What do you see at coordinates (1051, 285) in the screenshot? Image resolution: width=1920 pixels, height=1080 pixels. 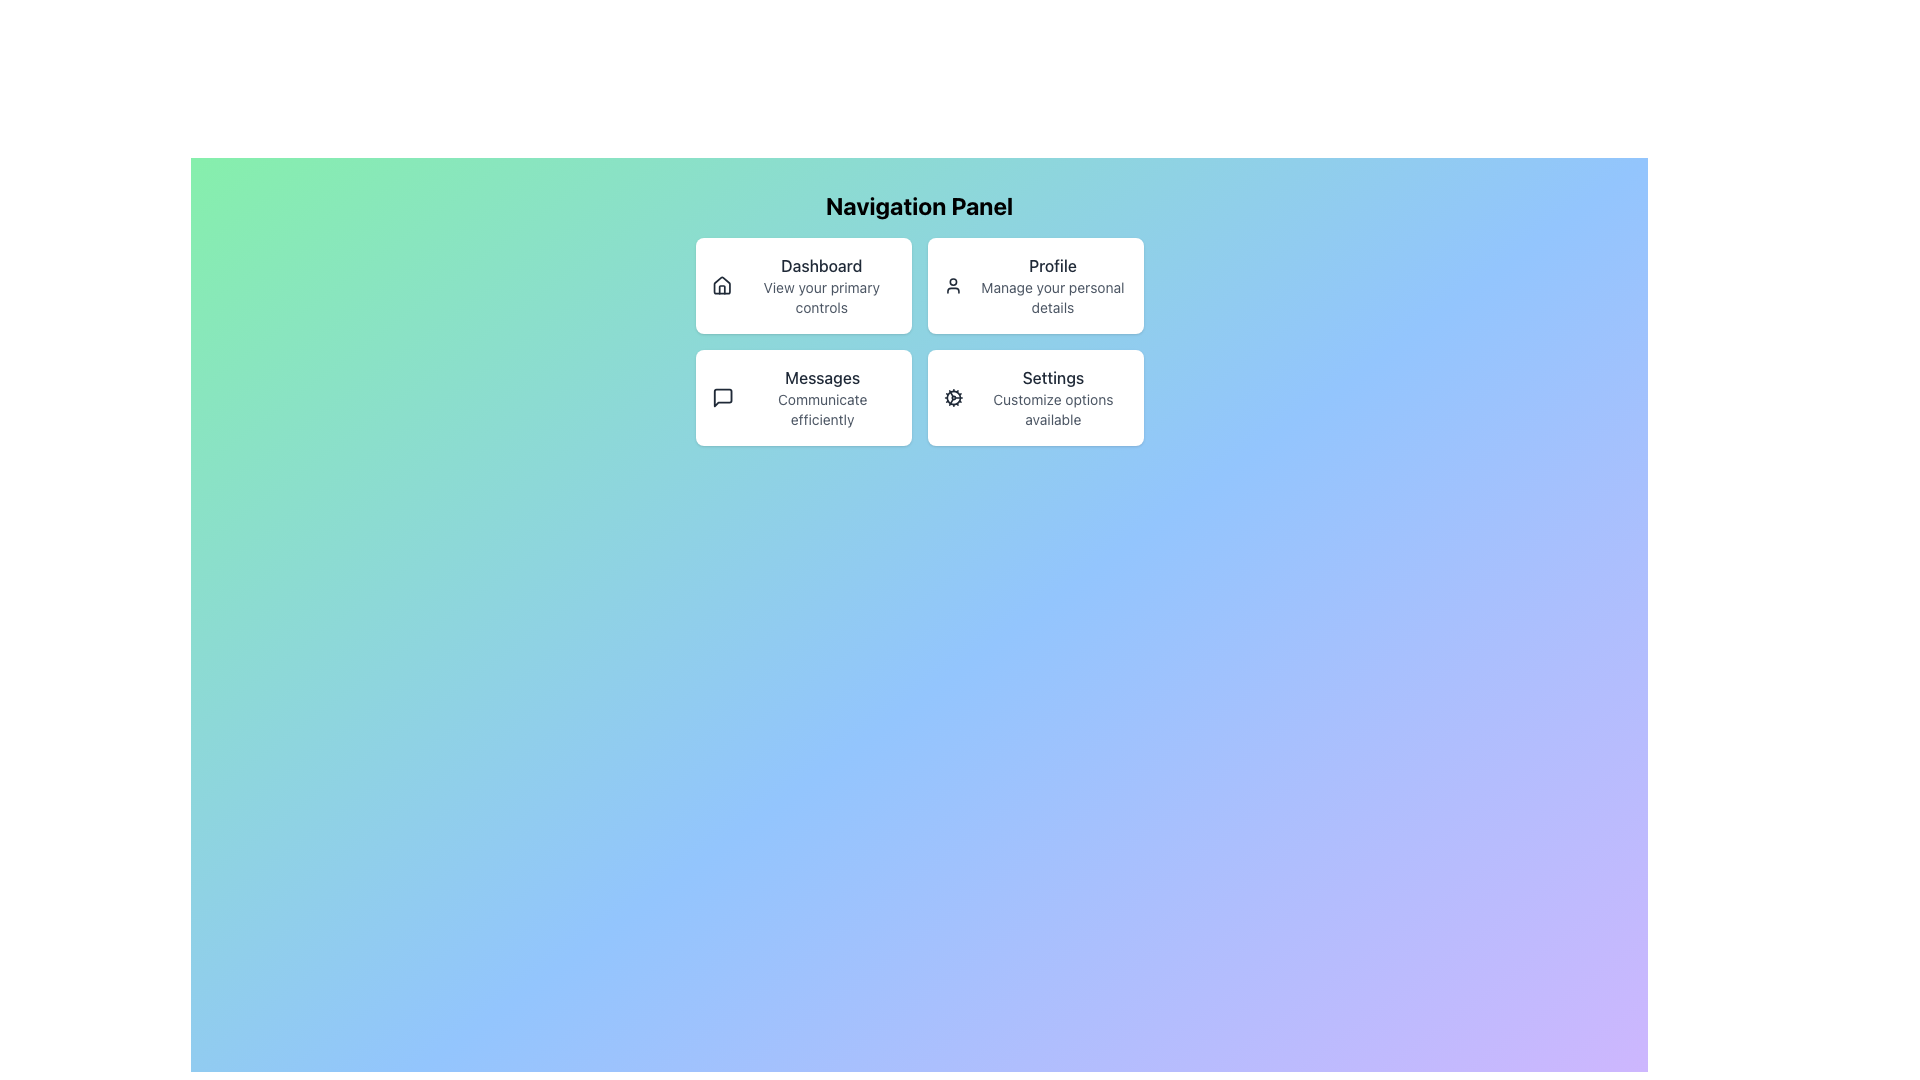 I see `the 'Profile' text label, which includes the title 'Profile' and subtitle 'Manage your personal details', located in the second card of the first row in a grid layout` at bounding box center [1051, 285].